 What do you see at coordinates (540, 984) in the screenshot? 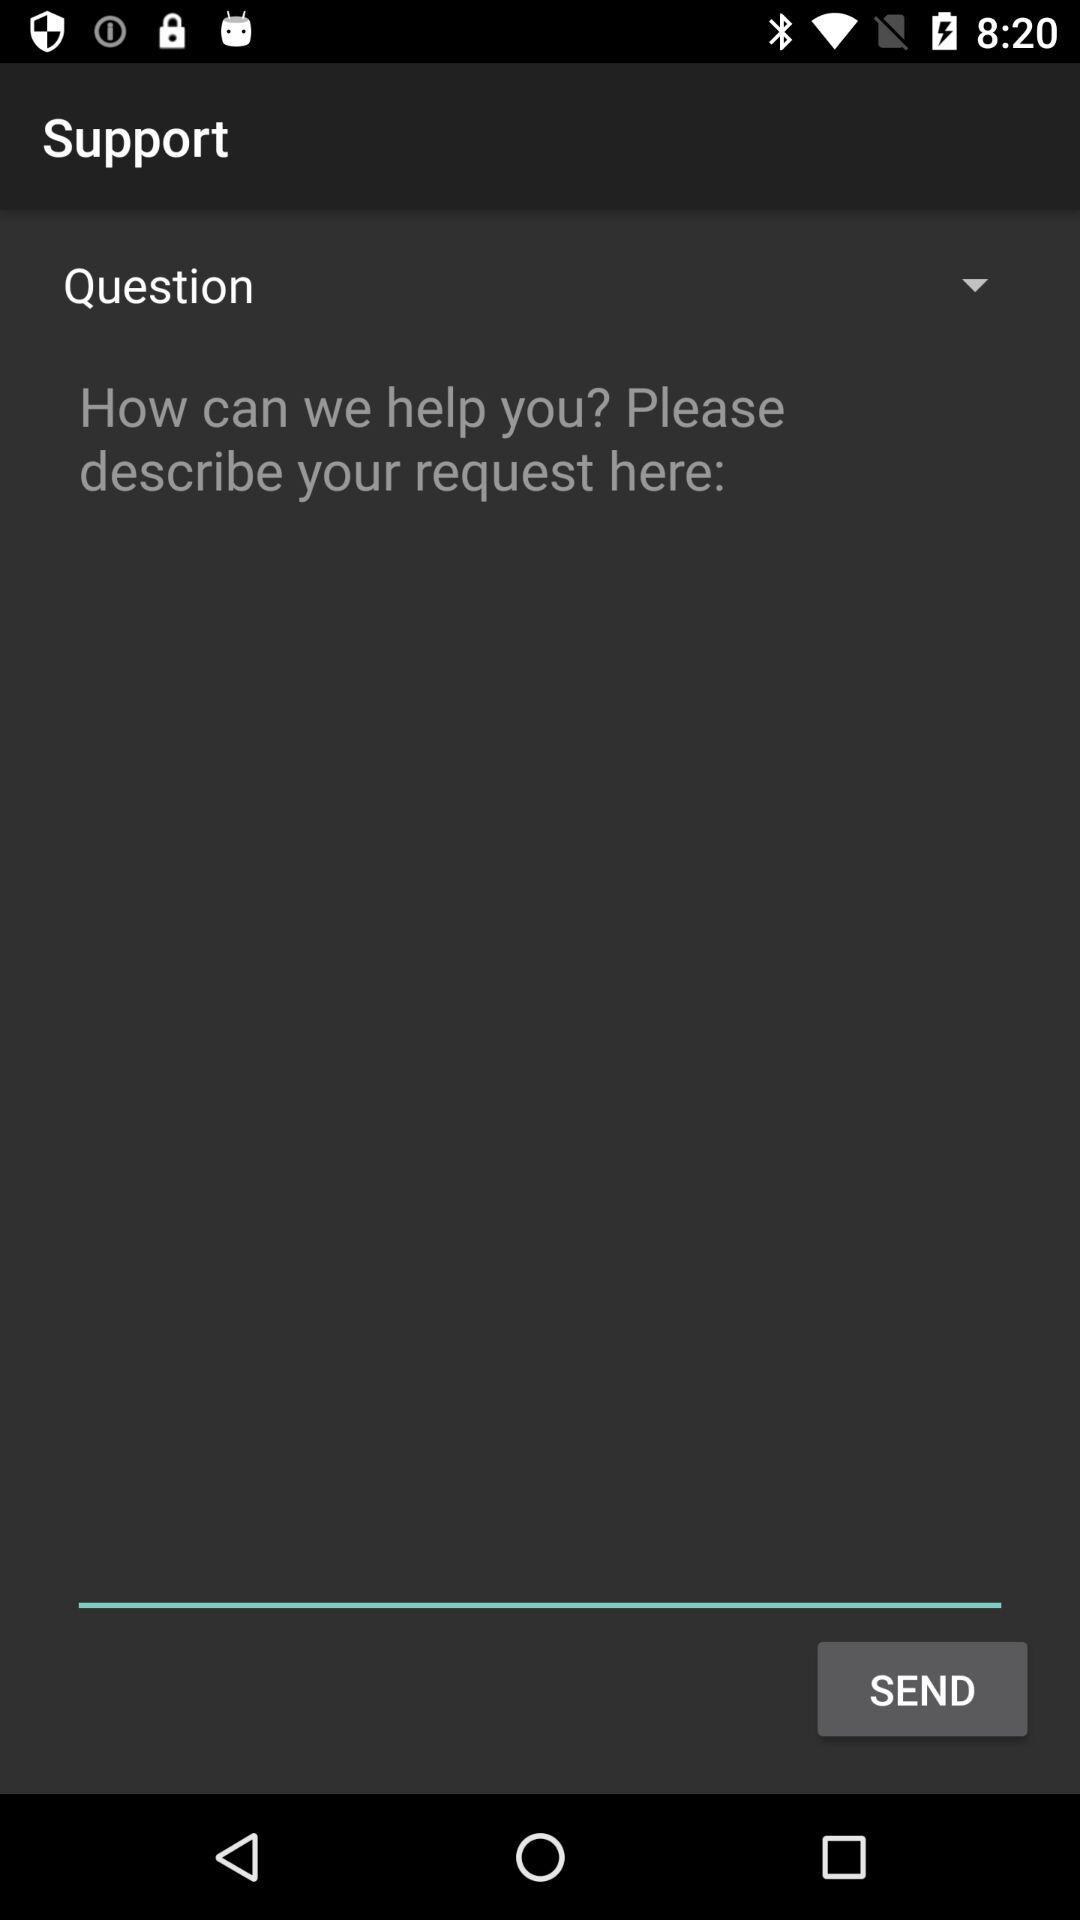
I see `ask question` at bounding box center [540, 984].